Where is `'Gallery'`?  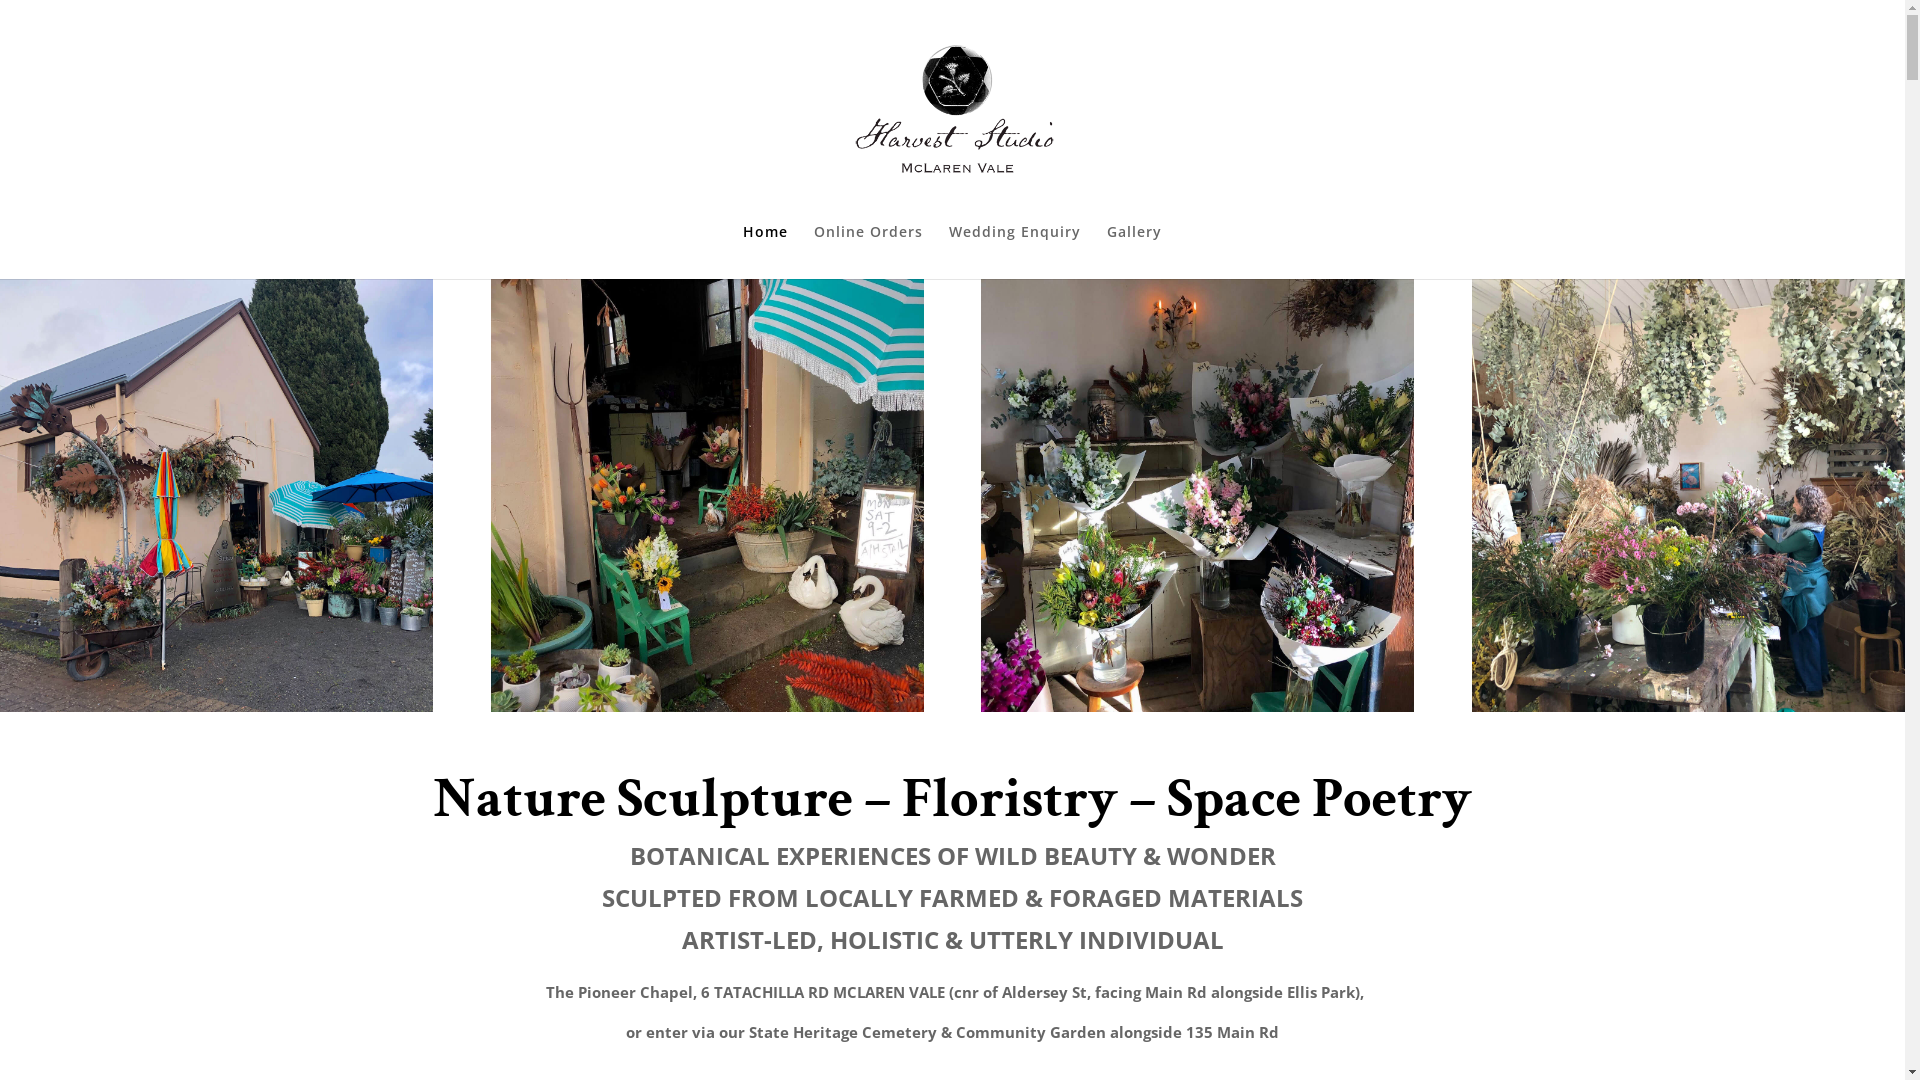
'Gallery' is located at coordinates (1106, 250).